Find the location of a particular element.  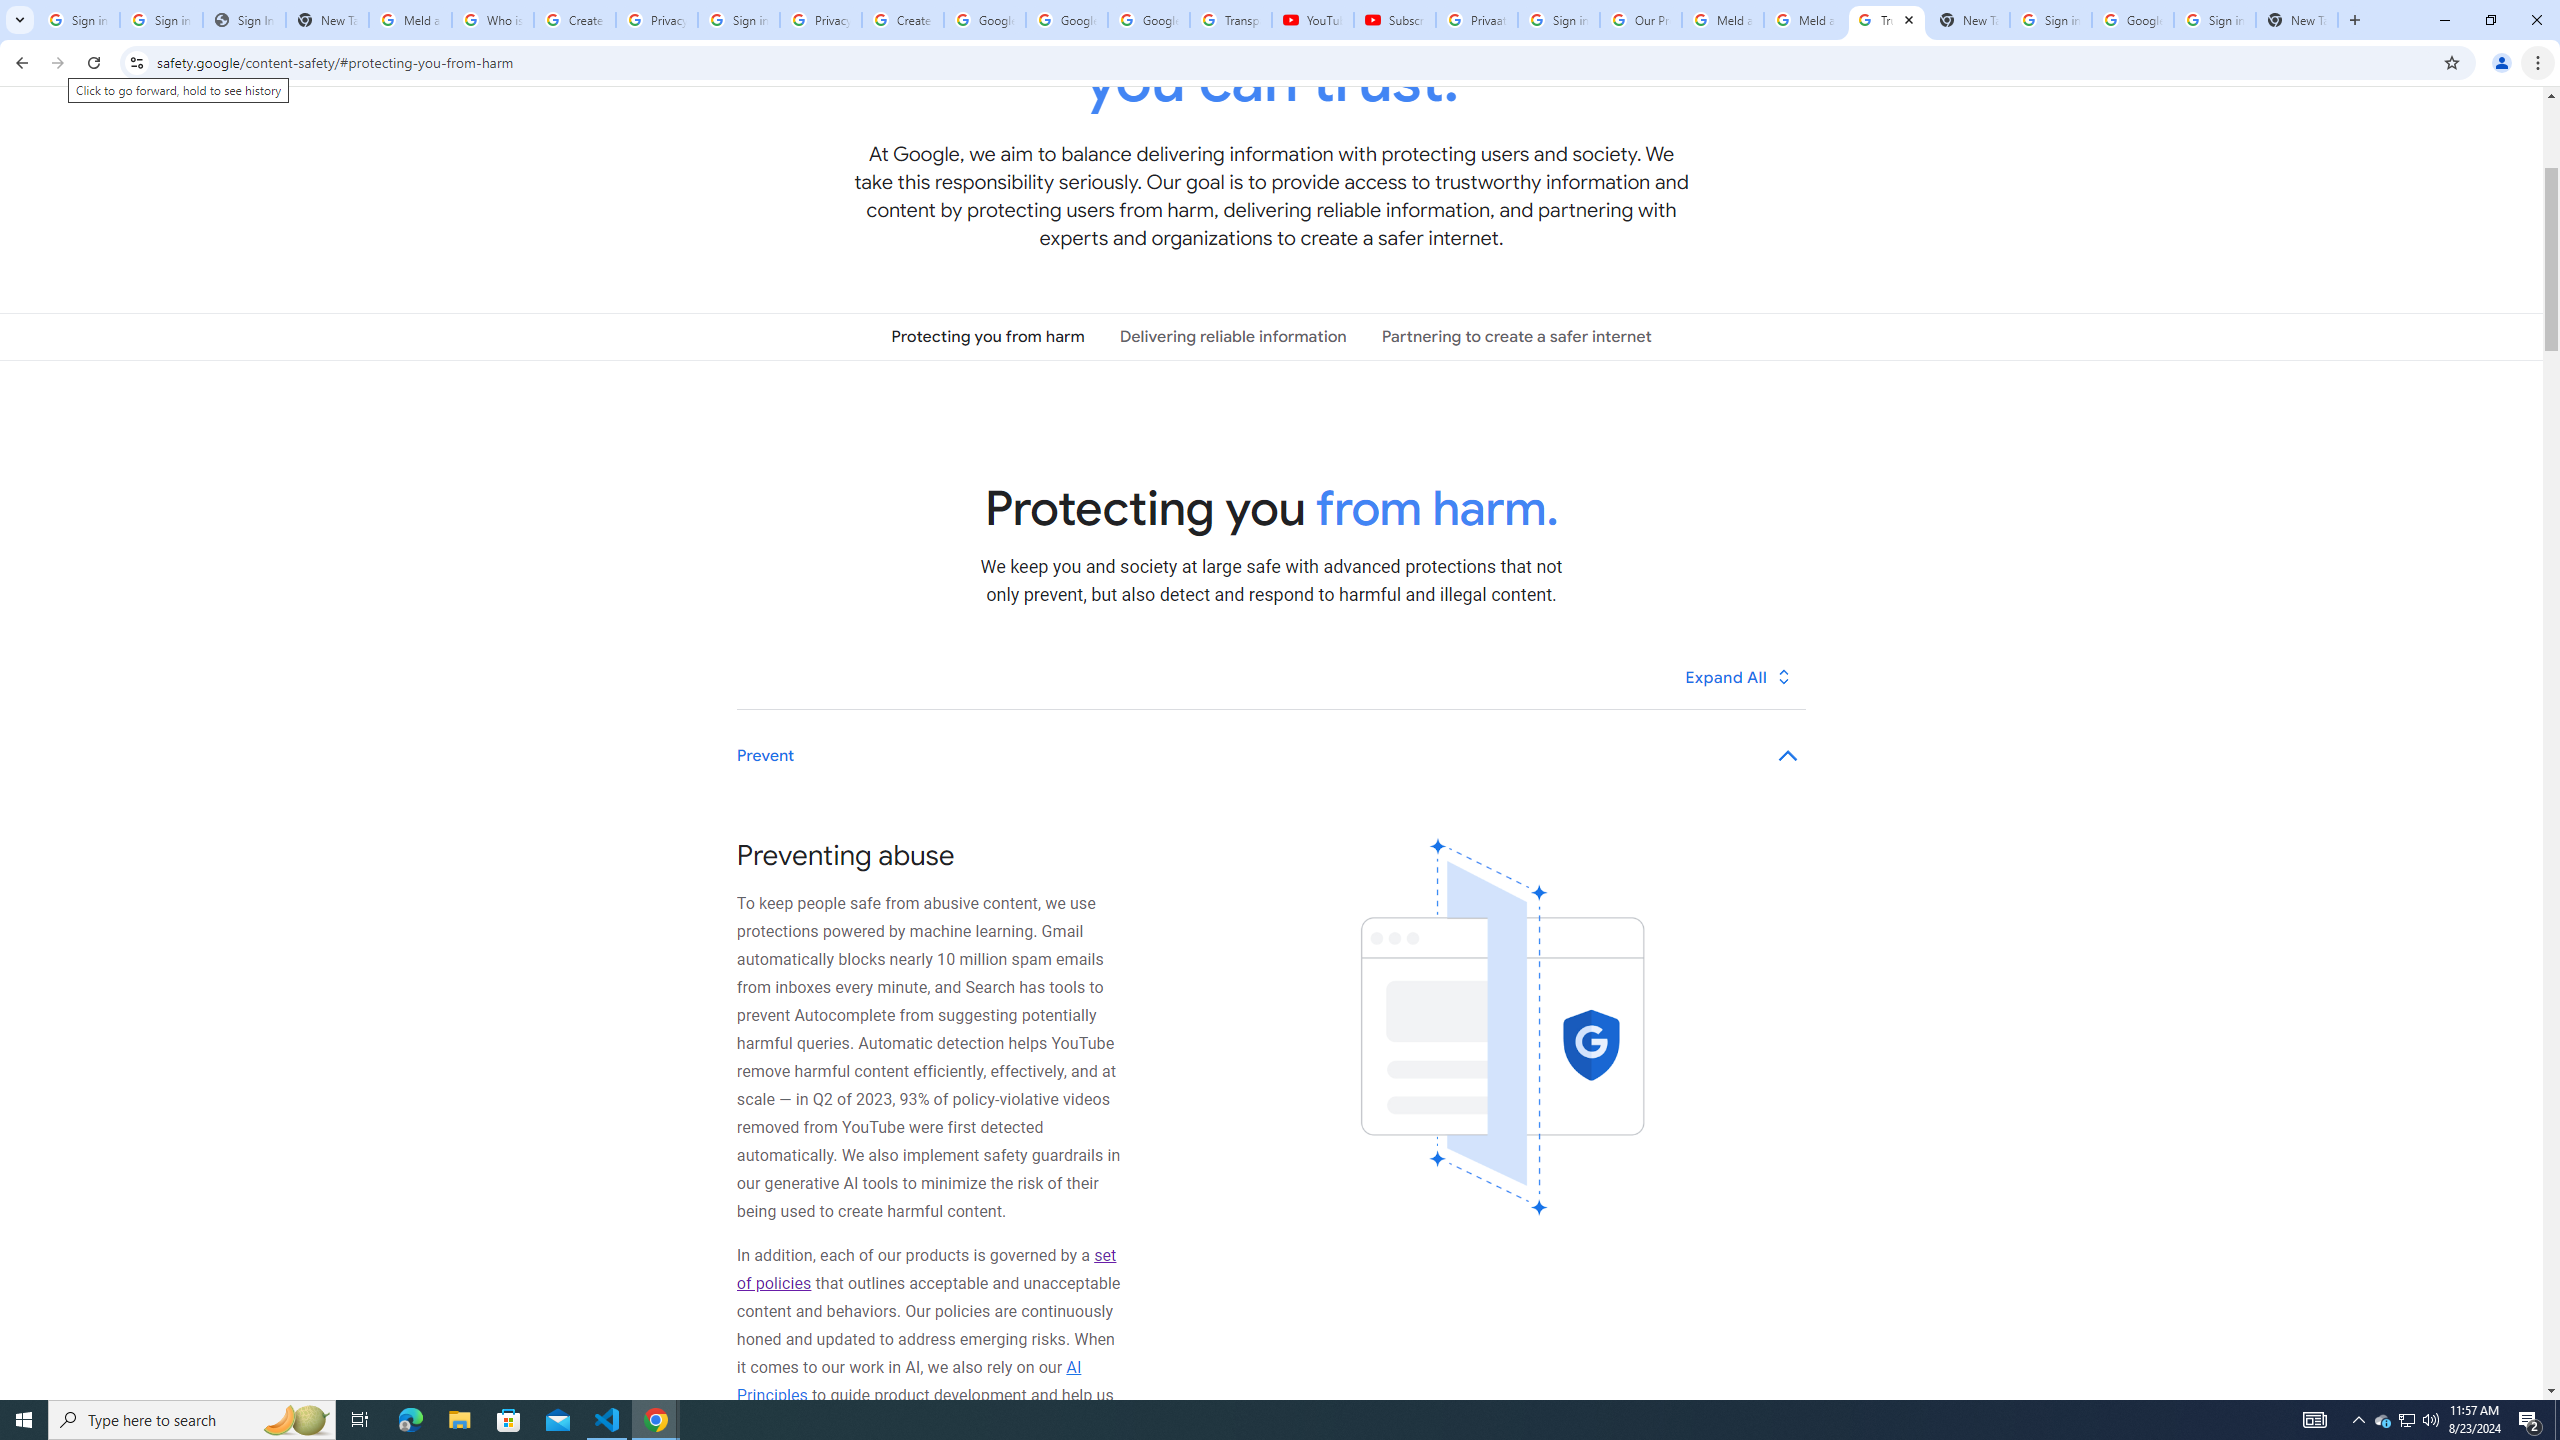

'Trusted Information and Content - Google Safety Center' is located at coordinates (1887, 19).